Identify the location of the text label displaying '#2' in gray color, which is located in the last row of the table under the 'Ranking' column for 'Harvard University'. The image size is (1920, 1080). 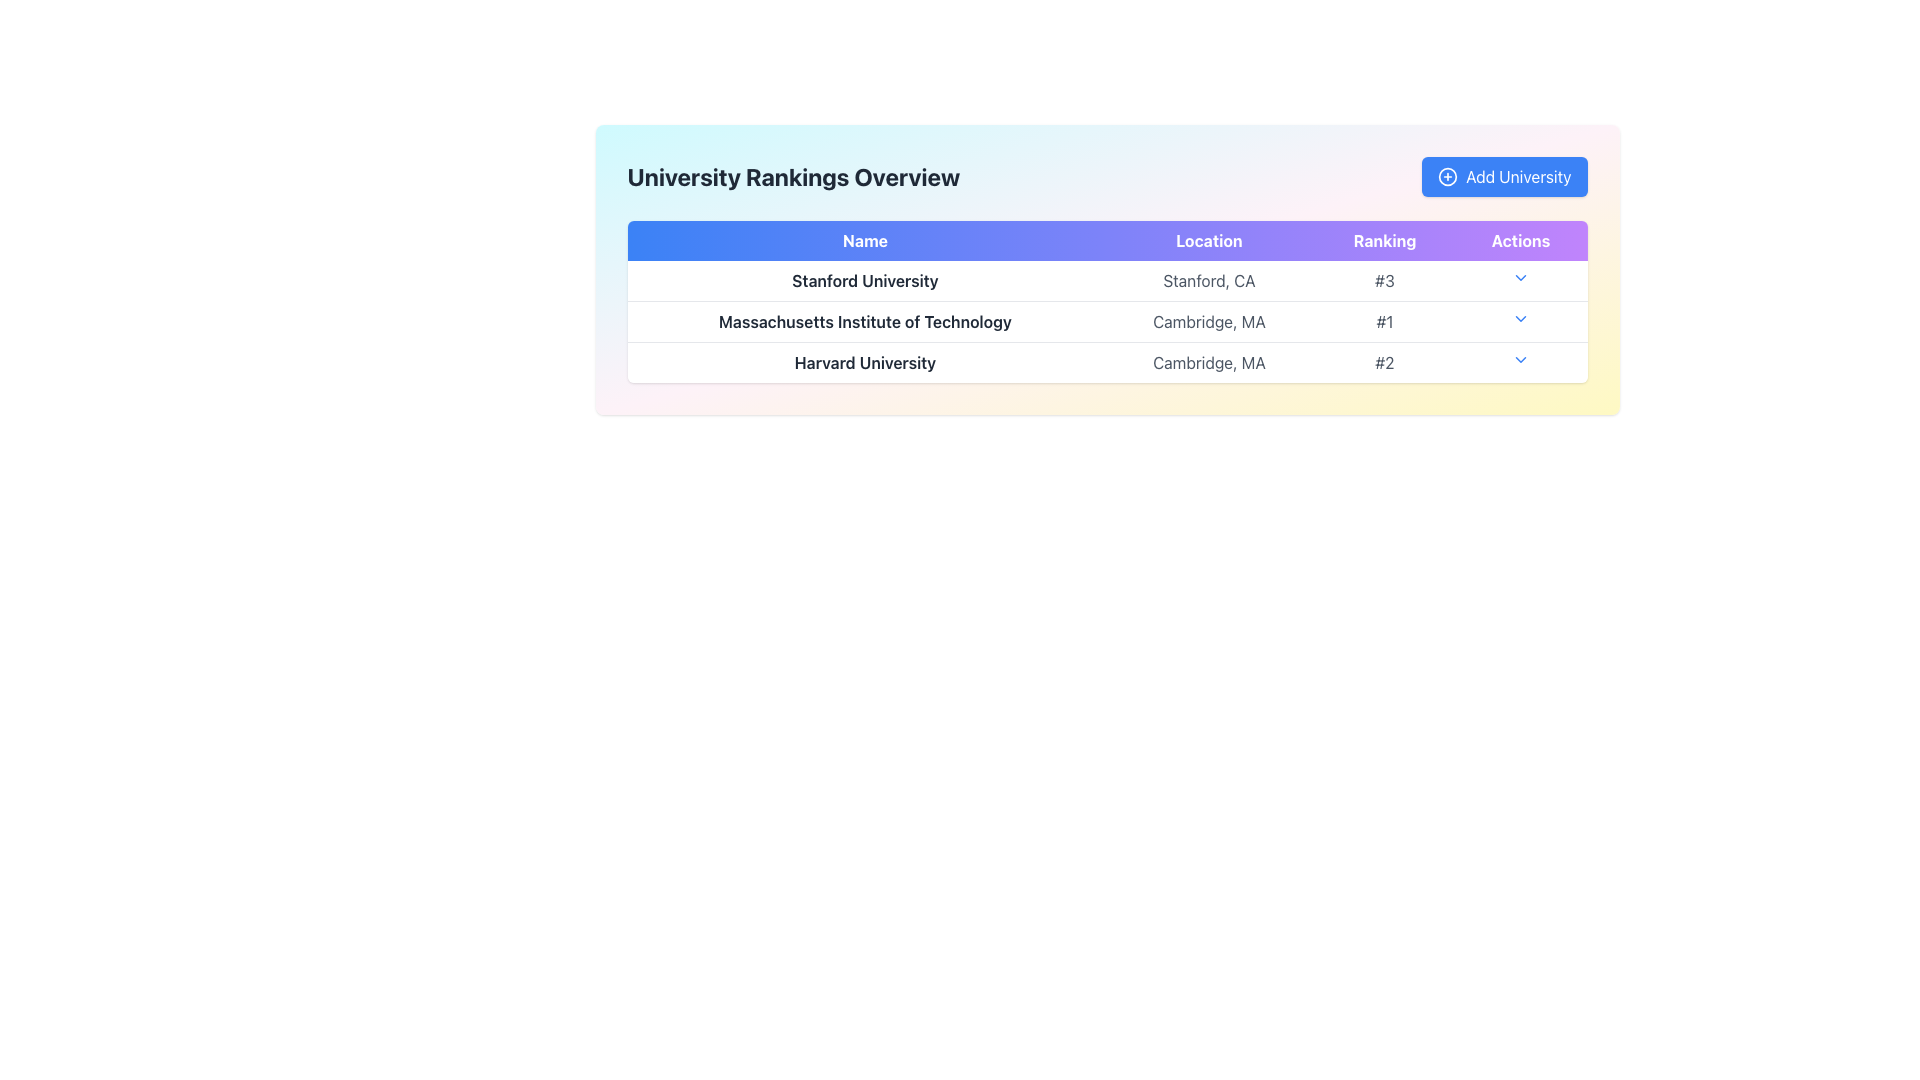
(1384, 362).